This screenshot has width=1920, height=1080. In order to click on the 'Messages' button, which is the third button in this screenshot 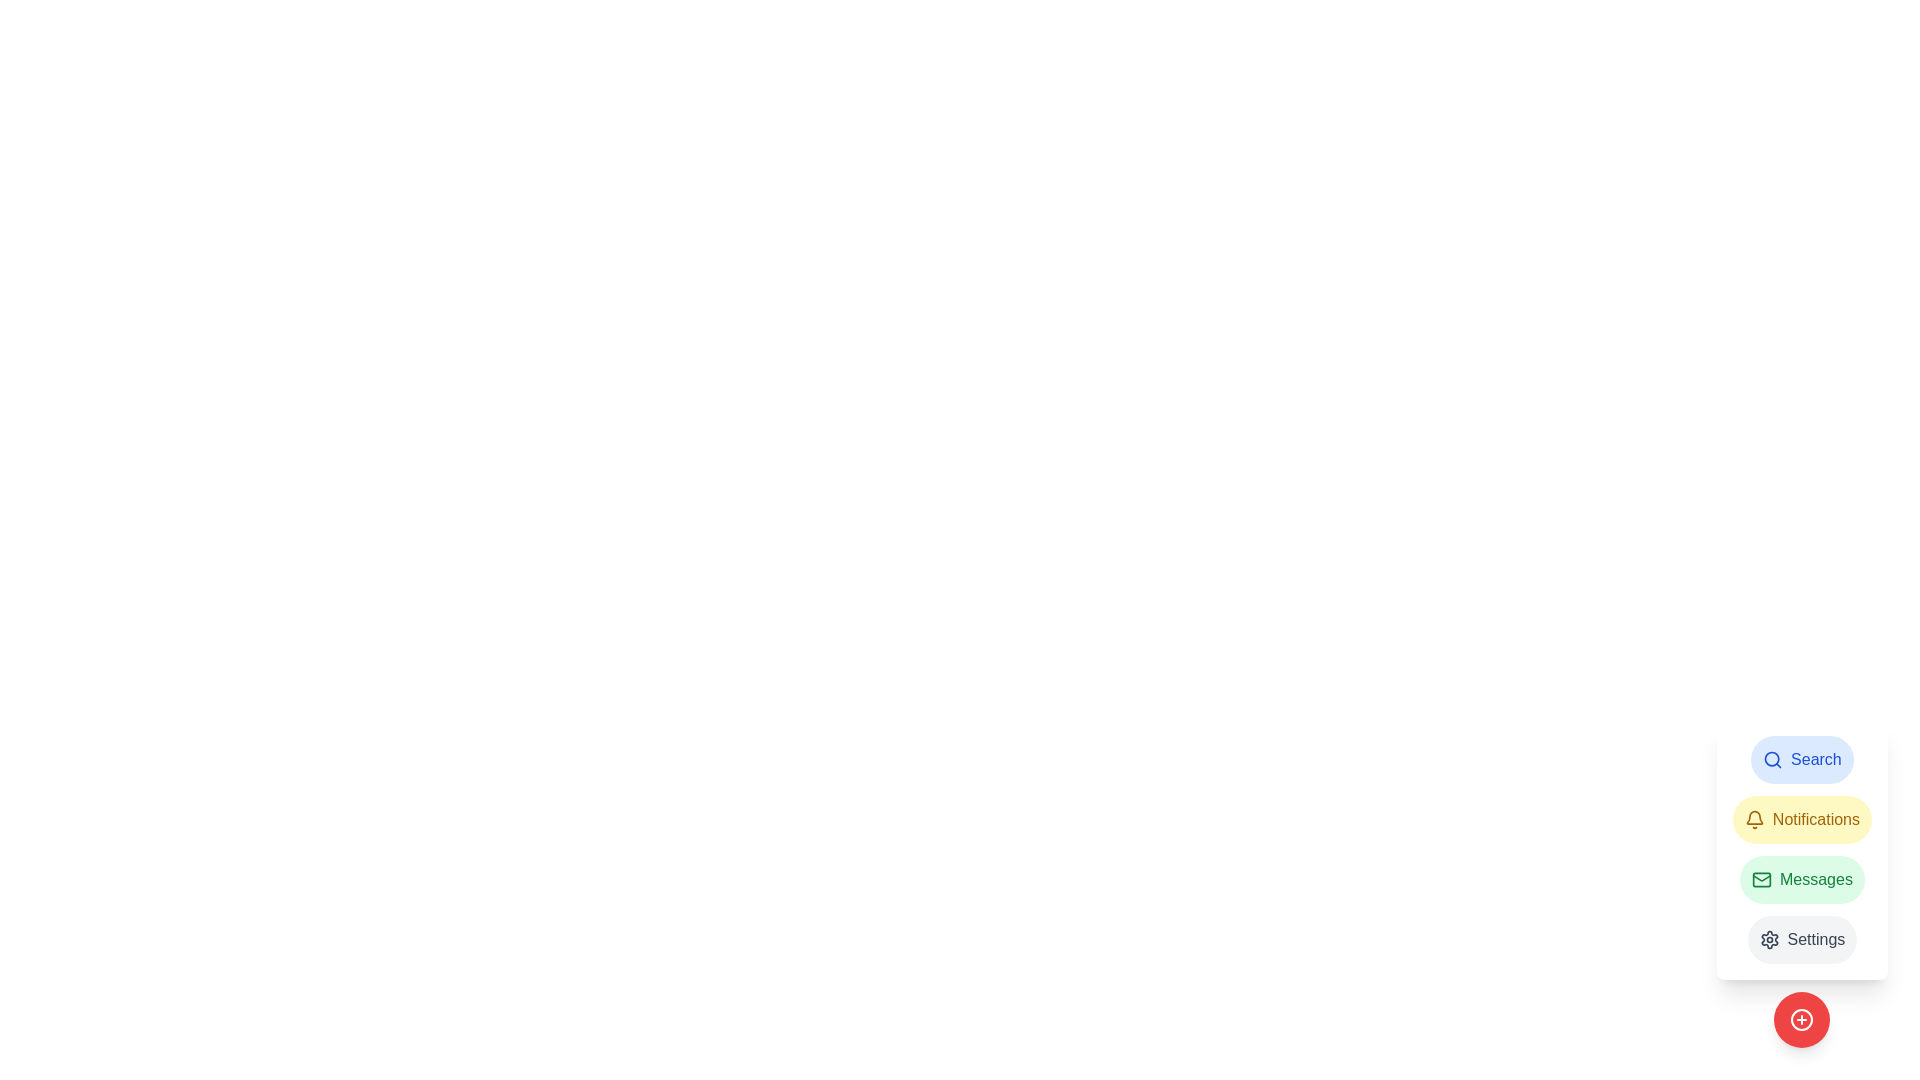, I will do `click(1802, 878)`.